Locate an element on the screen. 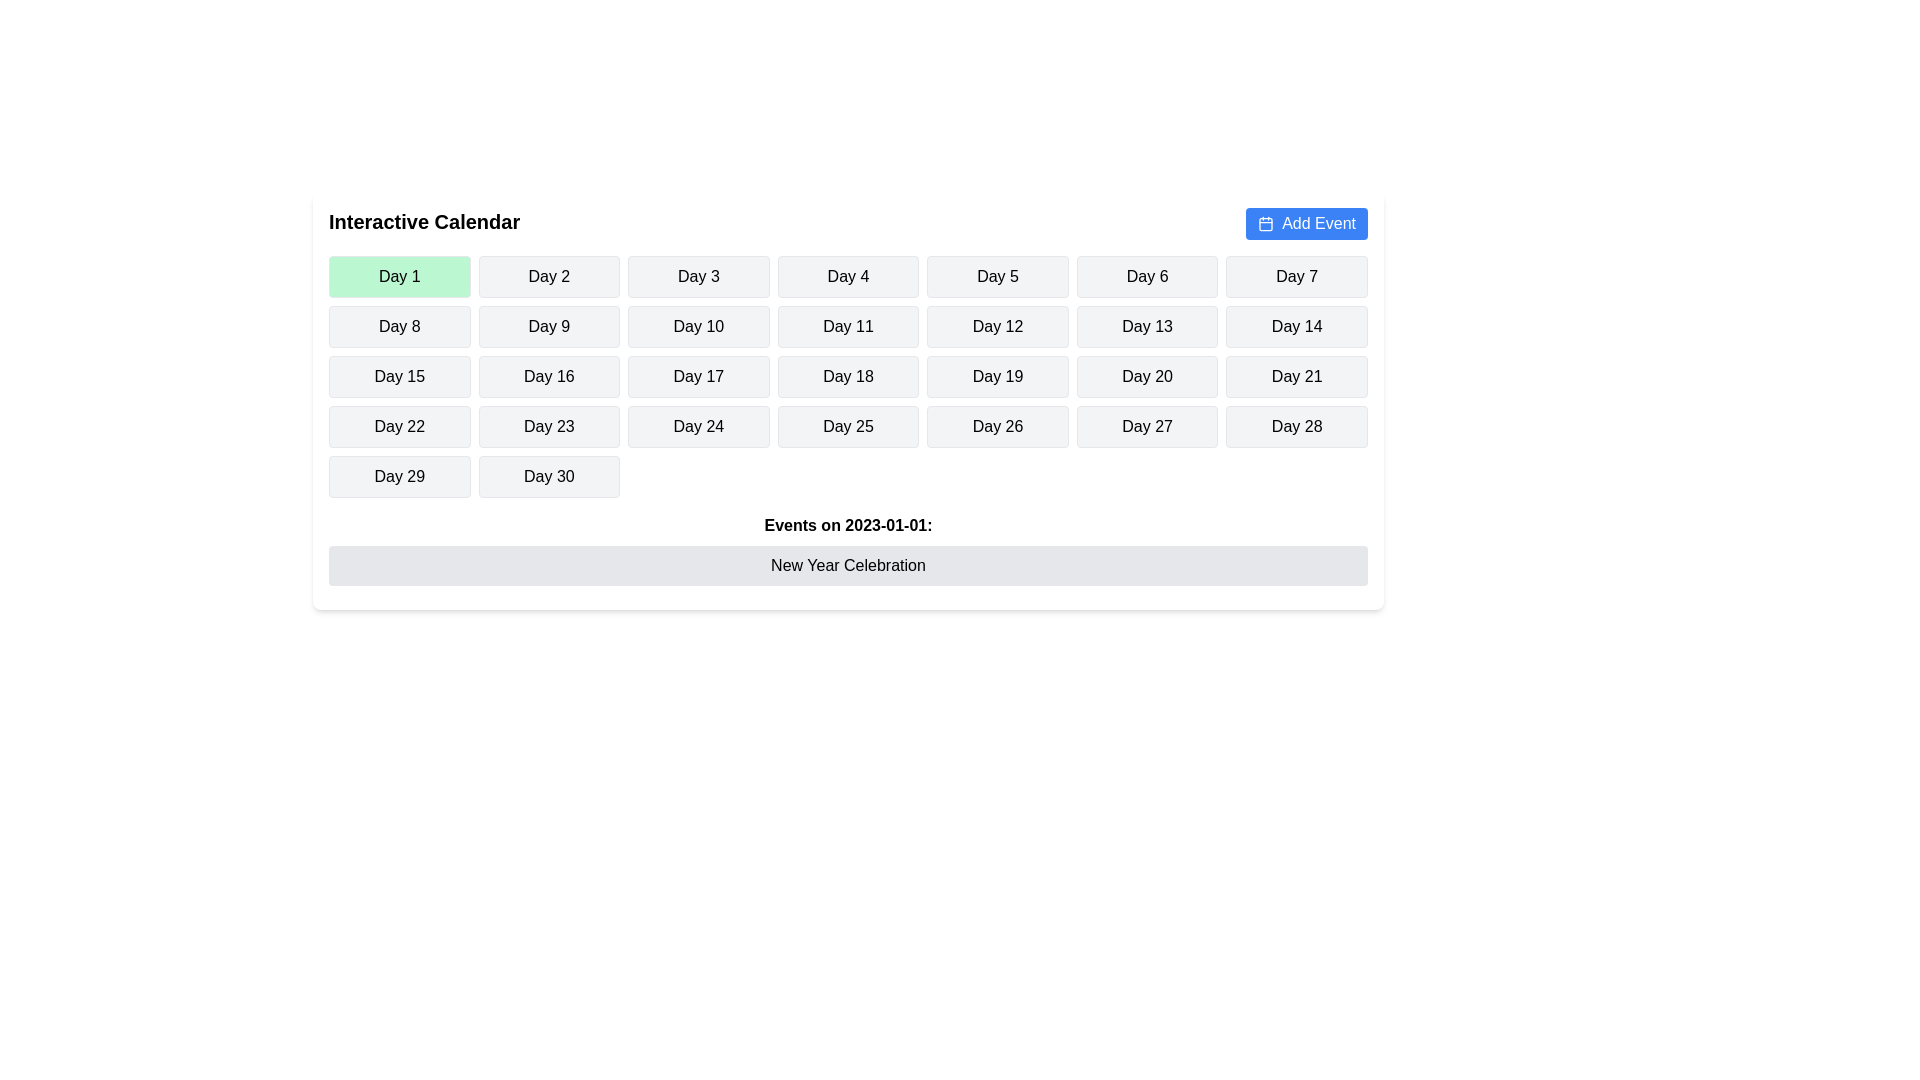 This screenshot has width=1920, height=1080. the button representing the 21st day in the interactive calendar is located at coordinates (1297, 377).